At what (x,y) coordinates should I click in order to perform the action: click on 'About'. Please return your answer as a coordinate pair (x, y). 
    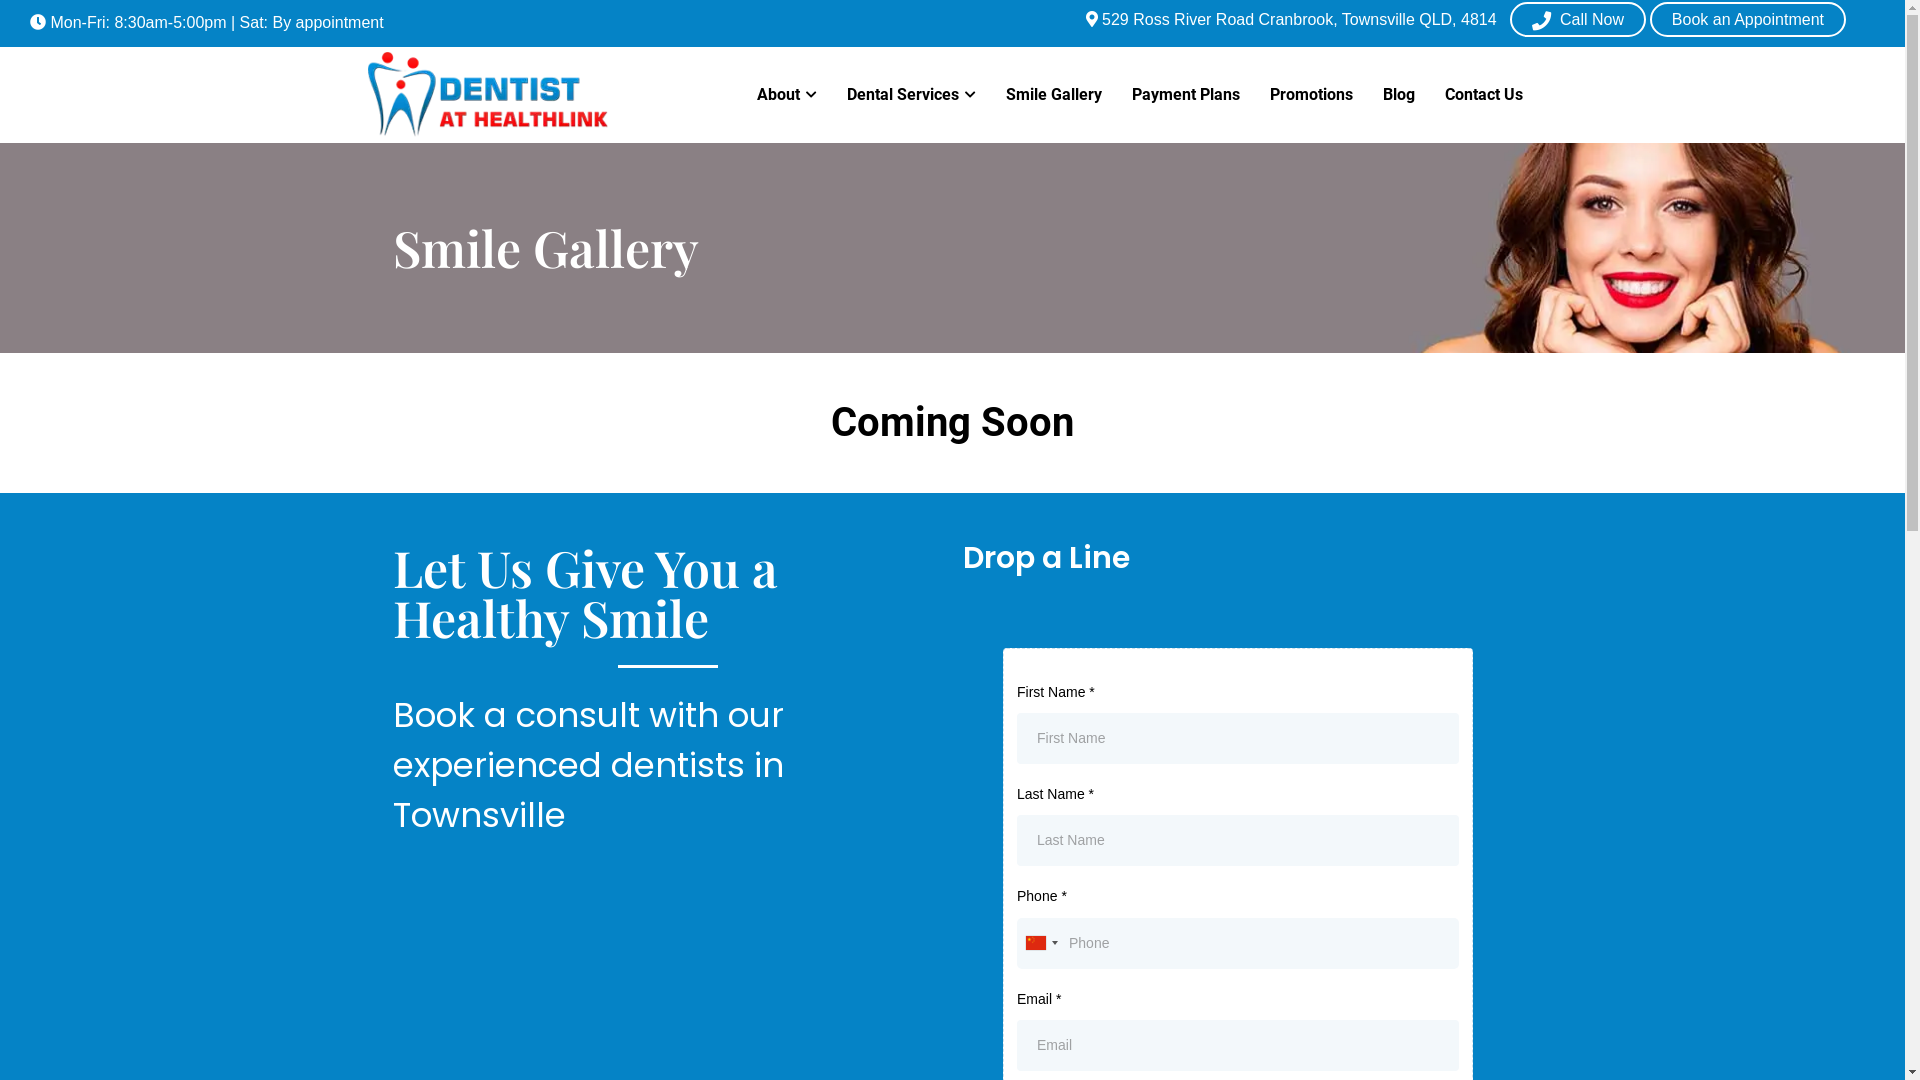
    Looking at the image, I should click on (786, 95).